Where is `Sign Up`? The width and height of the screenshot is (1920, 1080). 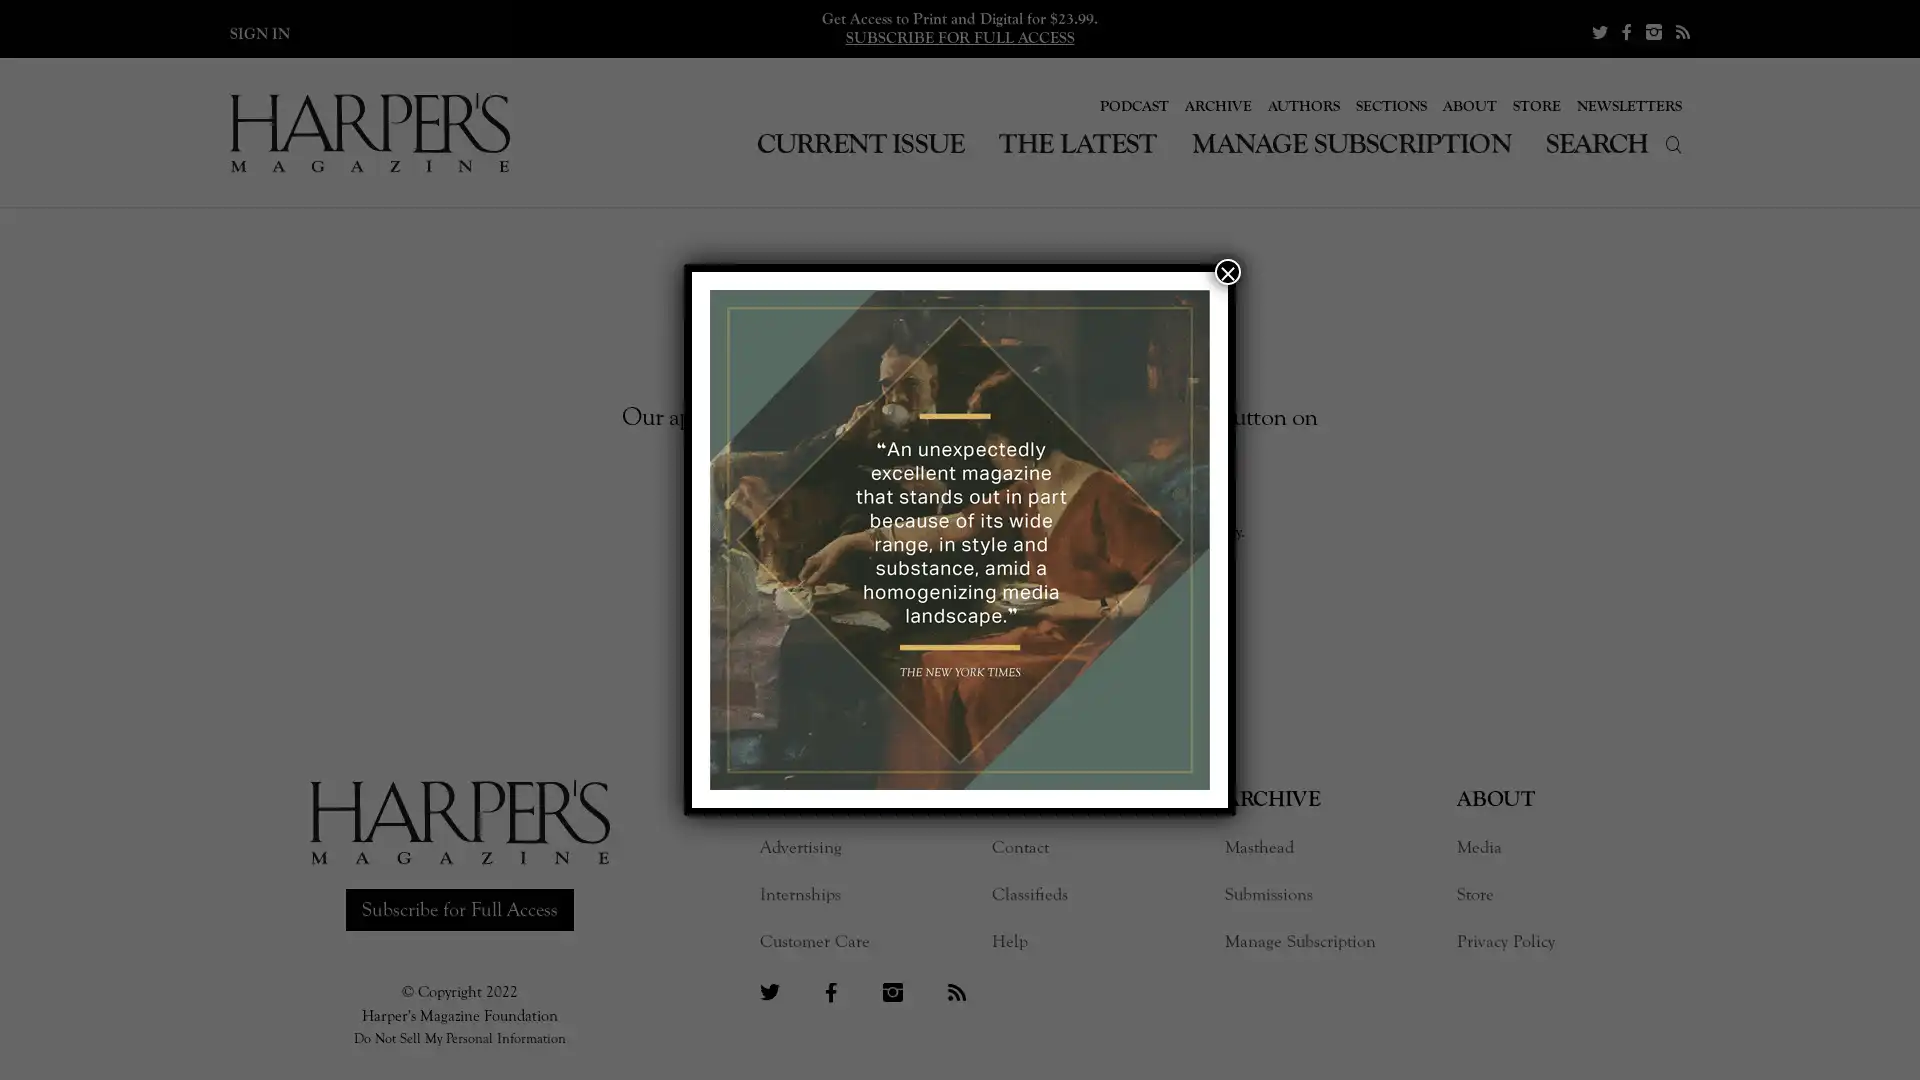
Sign Up is located at coordinates (1069, 574).